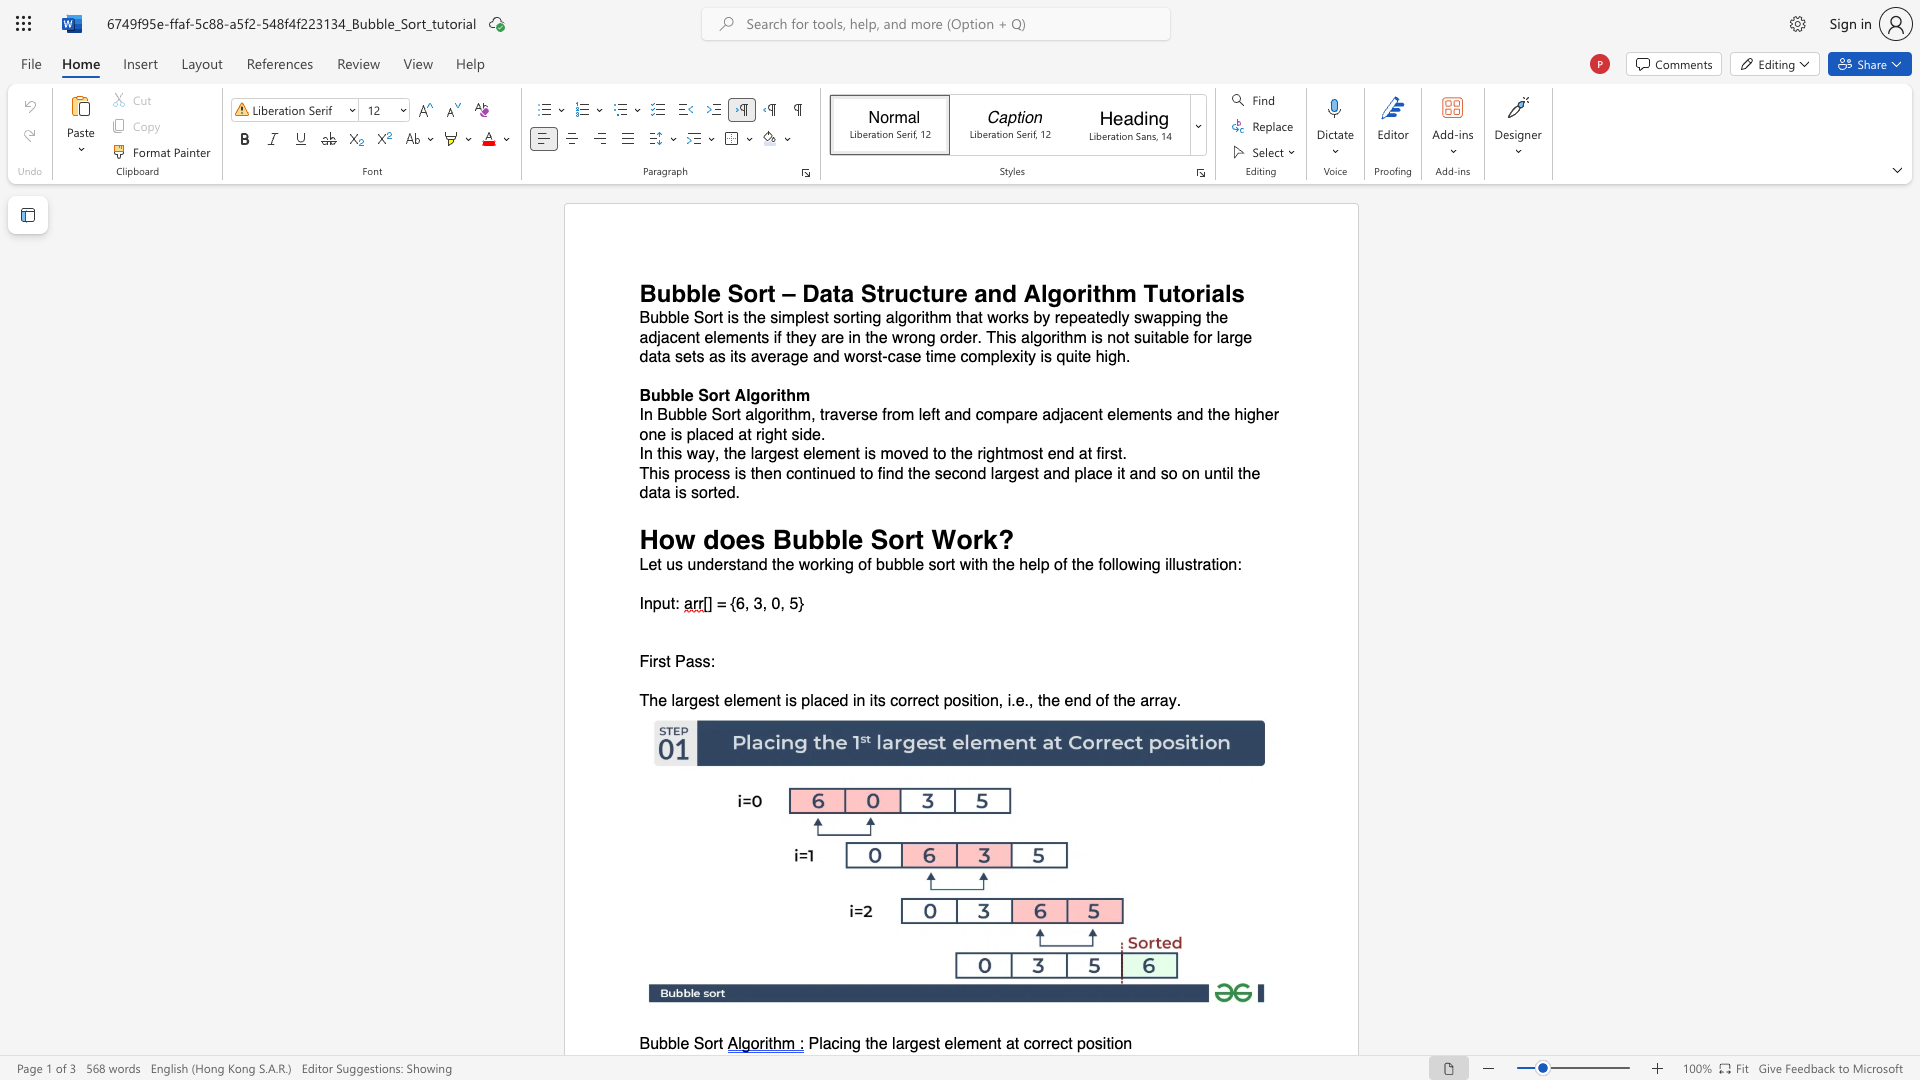 This screenshot has width=1920, height=1080. What do you see at coordinates (672, 1043) in the screenshot?
I see `the 2th character "b" in the text` at bounding box center [672, 1043].